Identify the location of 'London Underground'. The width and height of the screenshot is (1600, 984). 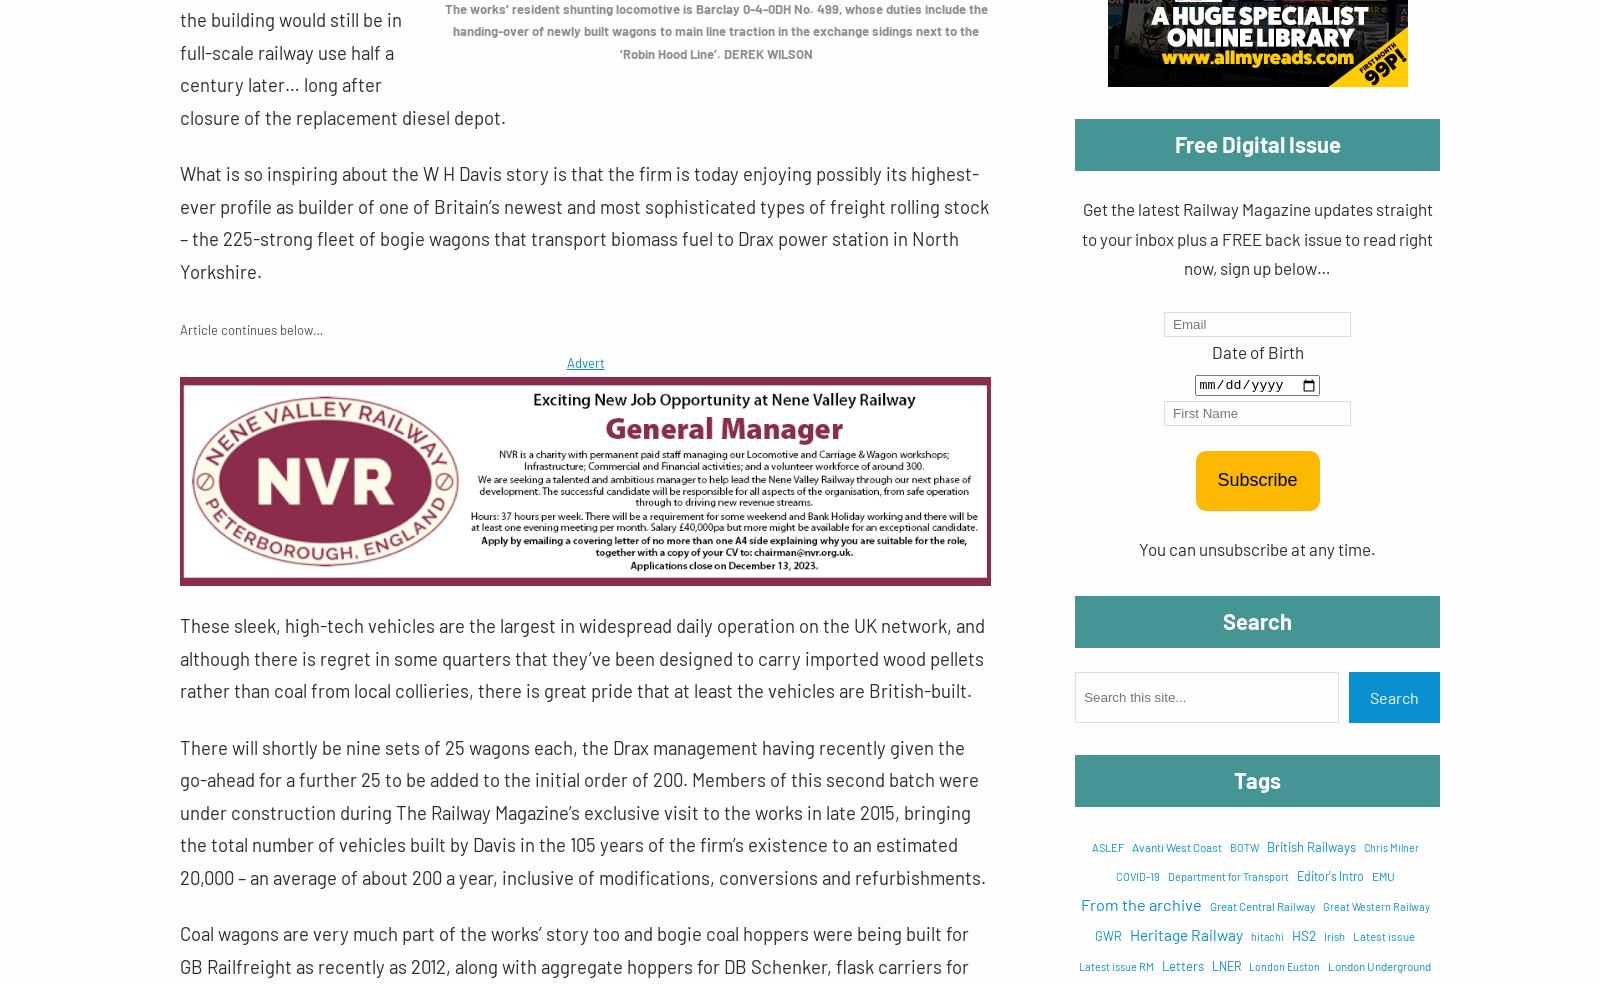
(1378, 965).